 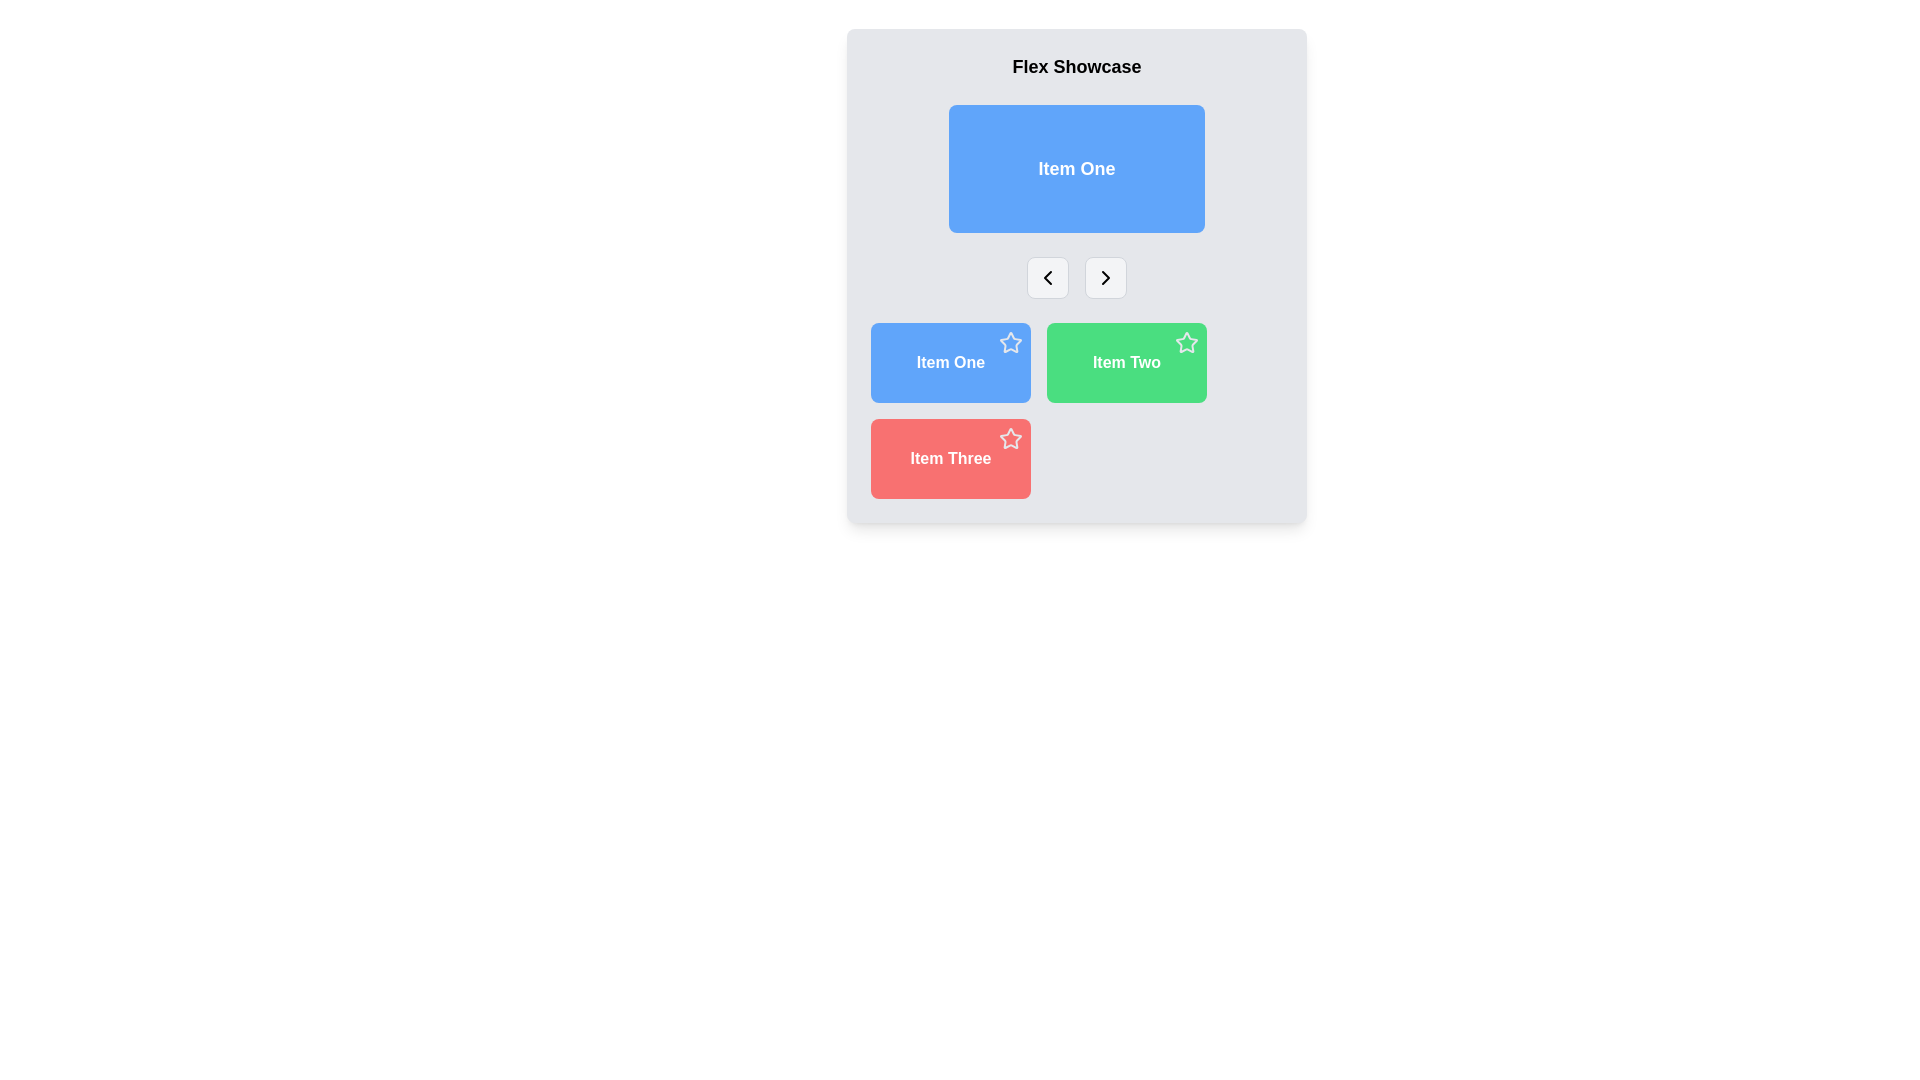 What do you see at coordinates (1011, 341) in the screenshot?
I see `the star icon located inside the light blue button labeled 'Item One', positioned at the top-left within the group of three buttons below the 'Flex Showcase' header` at bounding box center [1011, 341].